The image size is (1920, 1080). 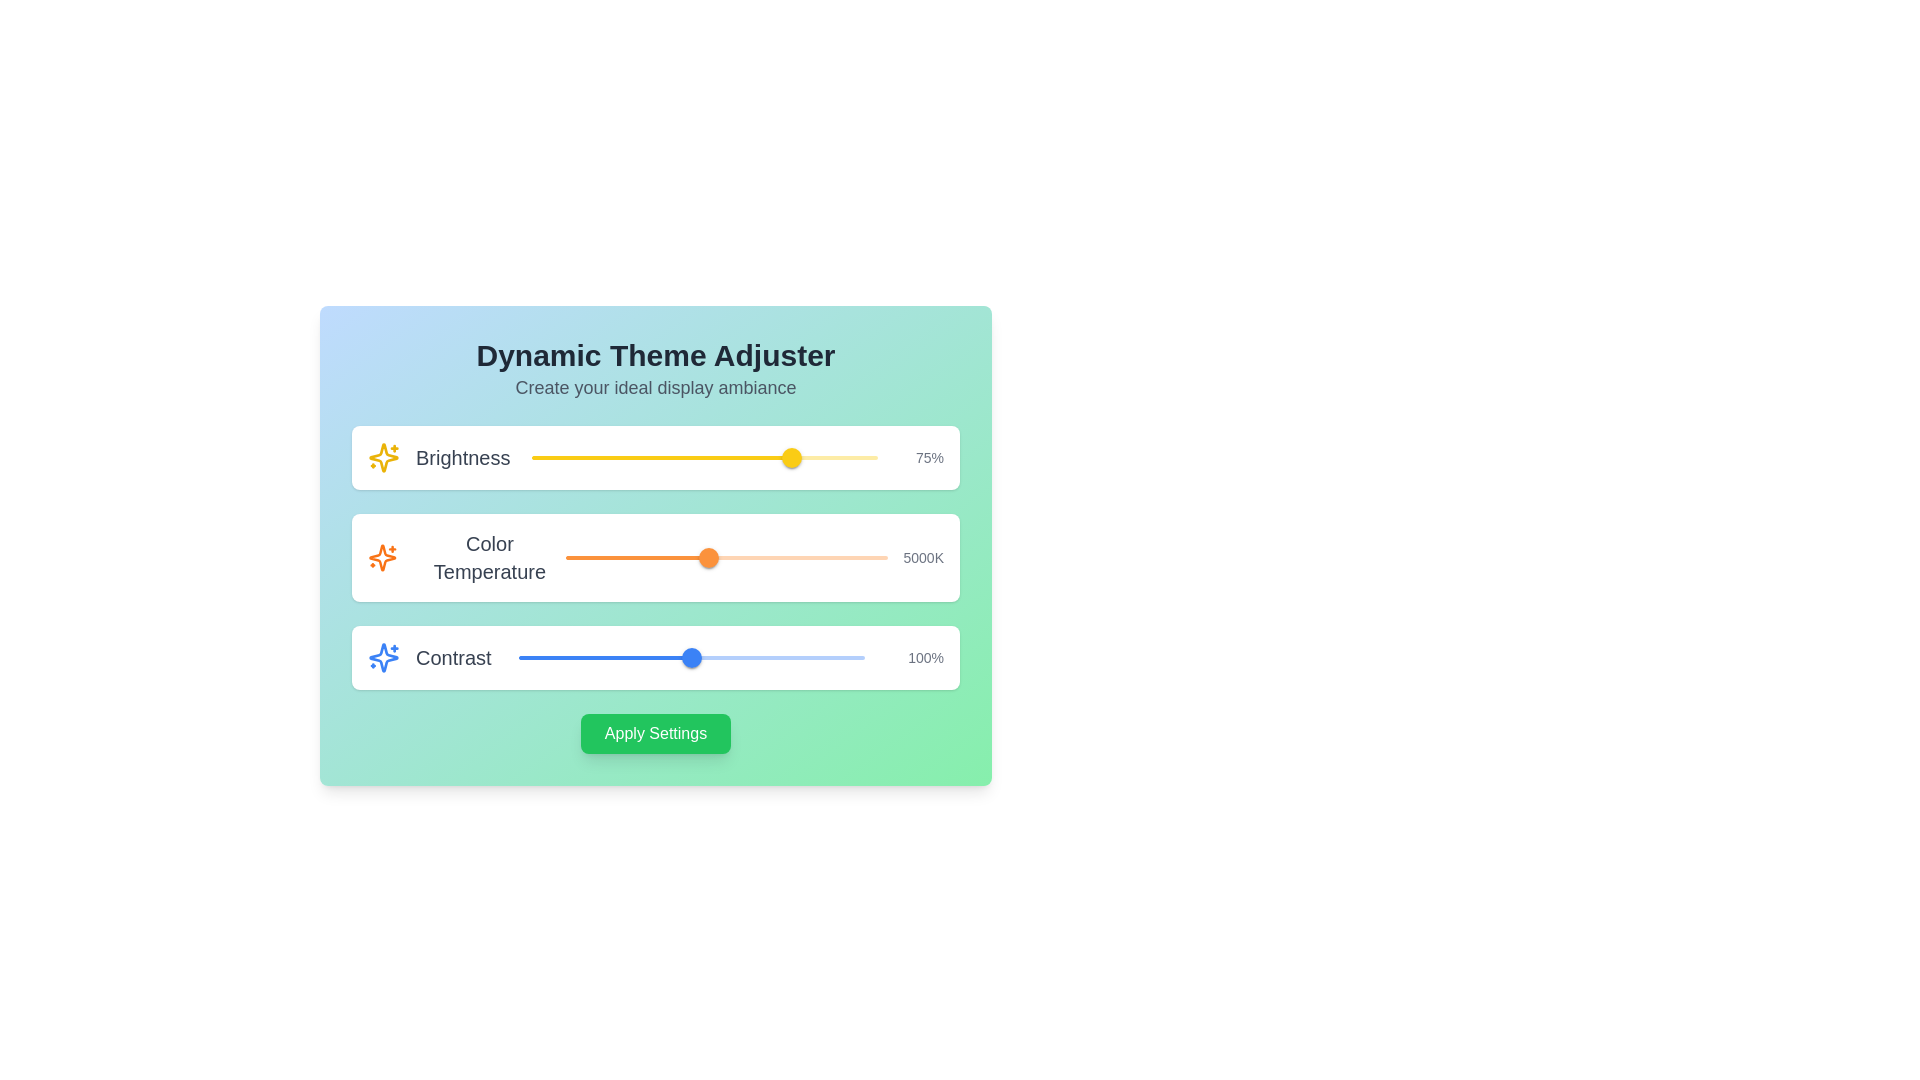 I want to click on the horizontal red-colored slider rail of the 'Color Temperature' adjustment slider to move the slider thumb to the clicked position, so click(x=725, y=558).